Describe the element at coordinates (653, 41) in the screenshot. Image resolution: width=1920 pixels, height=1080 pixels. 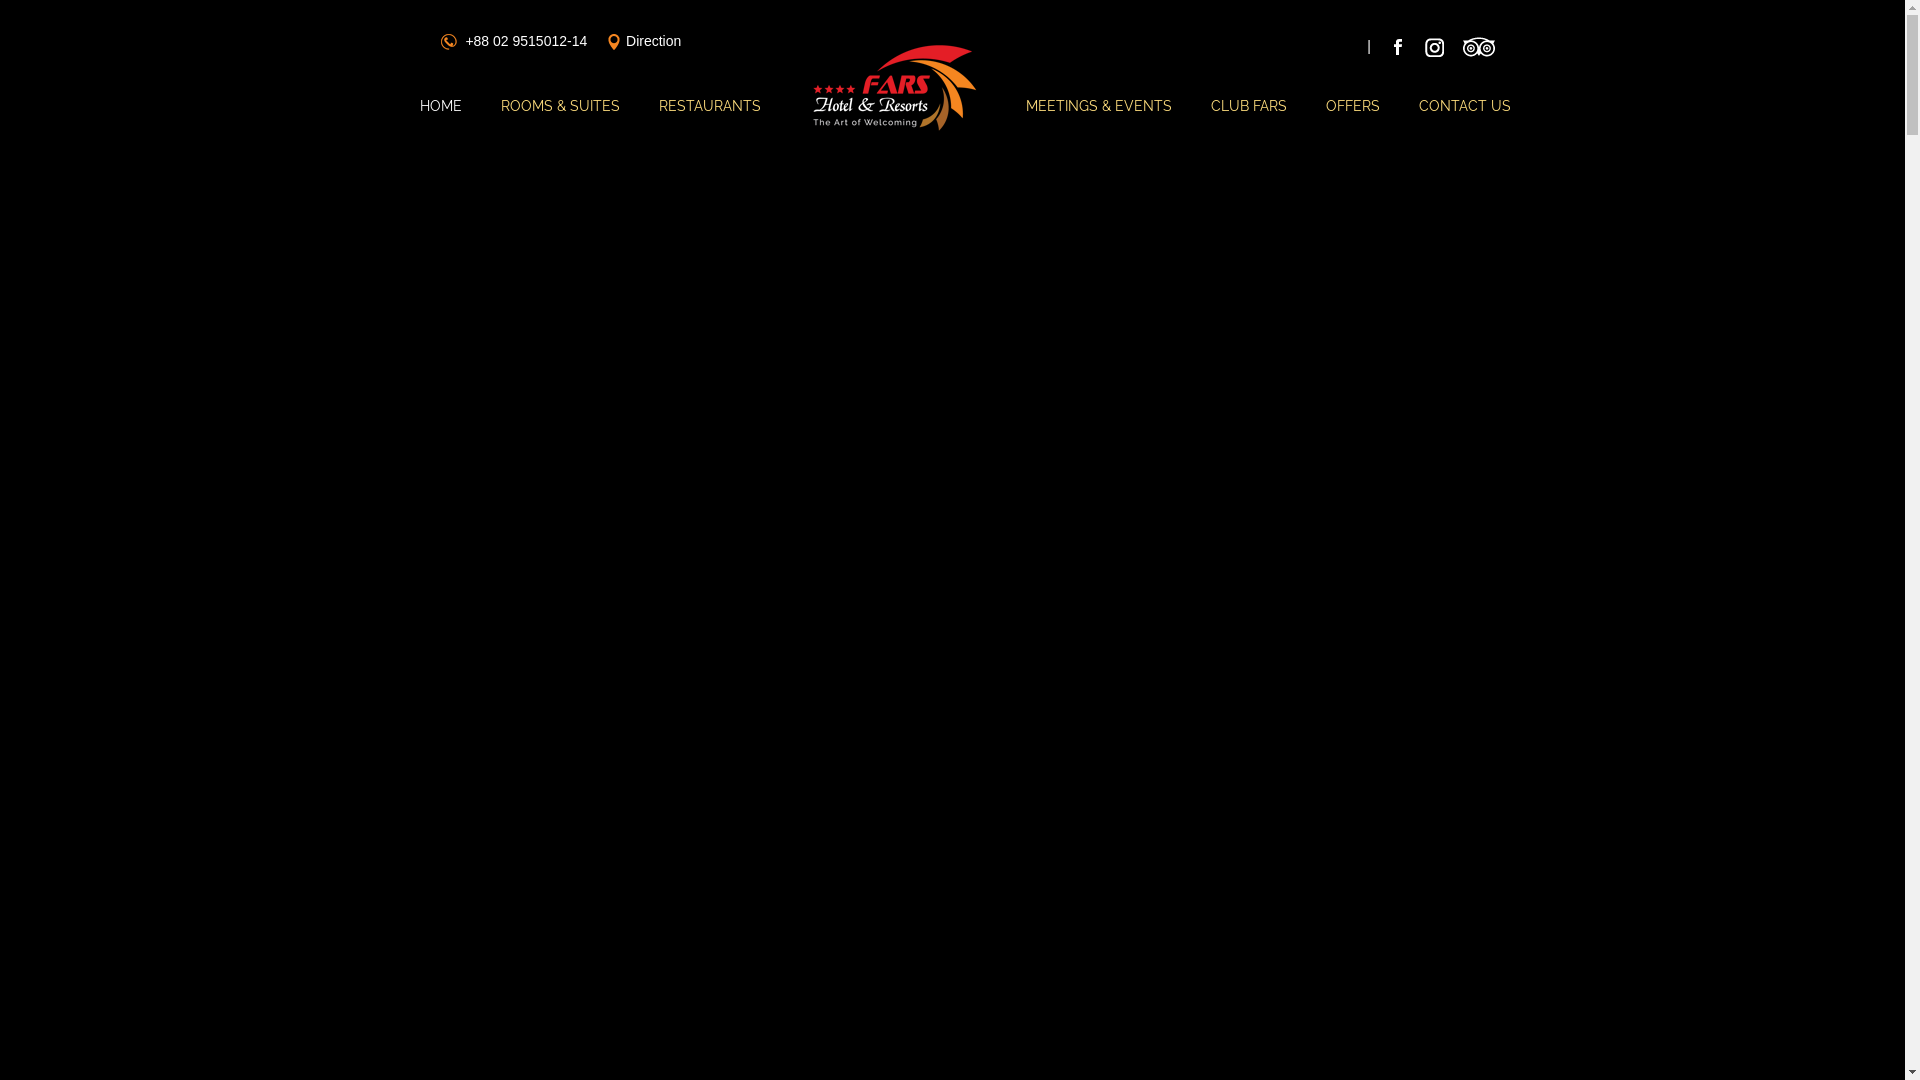
I see `'Direction'` at that location.